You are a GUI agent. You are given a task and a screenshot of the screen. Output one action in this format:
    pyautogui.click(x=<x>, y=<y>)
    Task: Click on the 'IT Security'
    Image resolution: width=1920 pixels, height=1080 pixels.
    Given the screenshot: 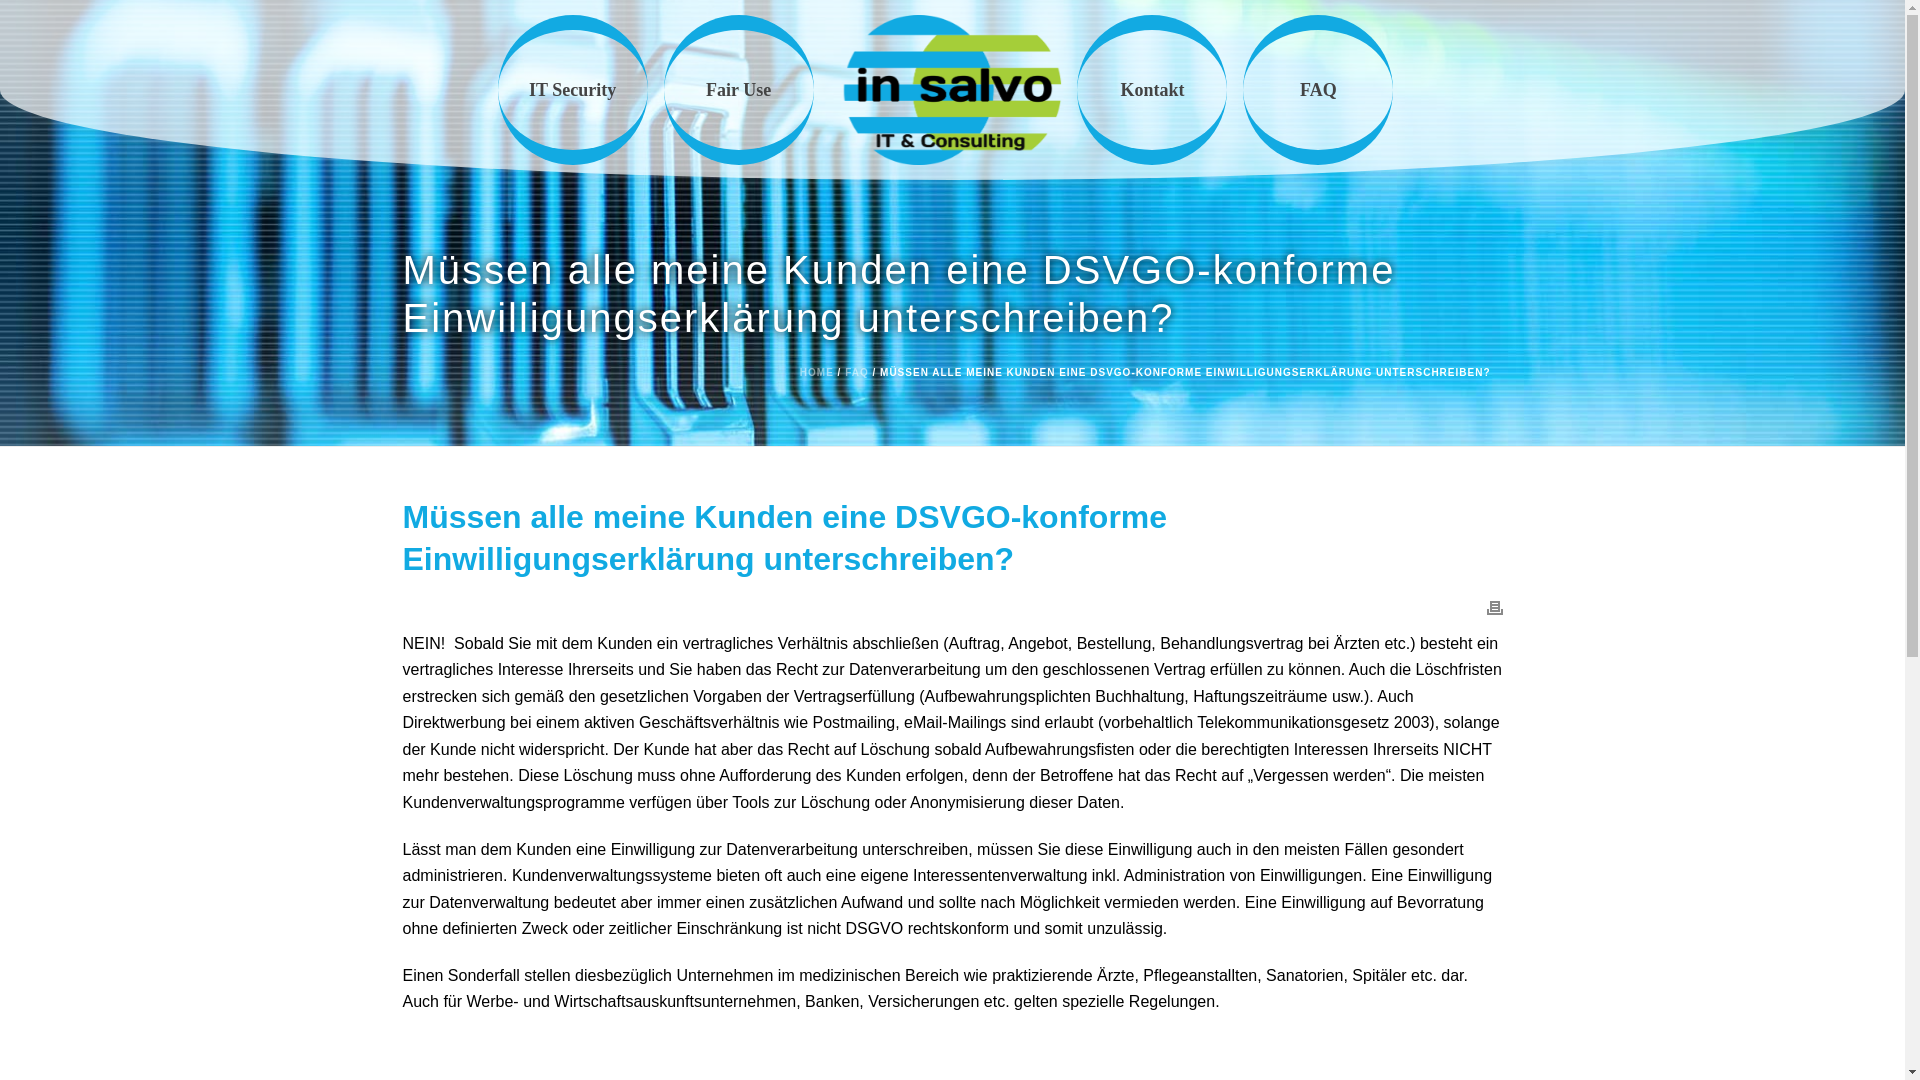 What is the action you would take?
    pyautogui.click(x=571, y=88)
    